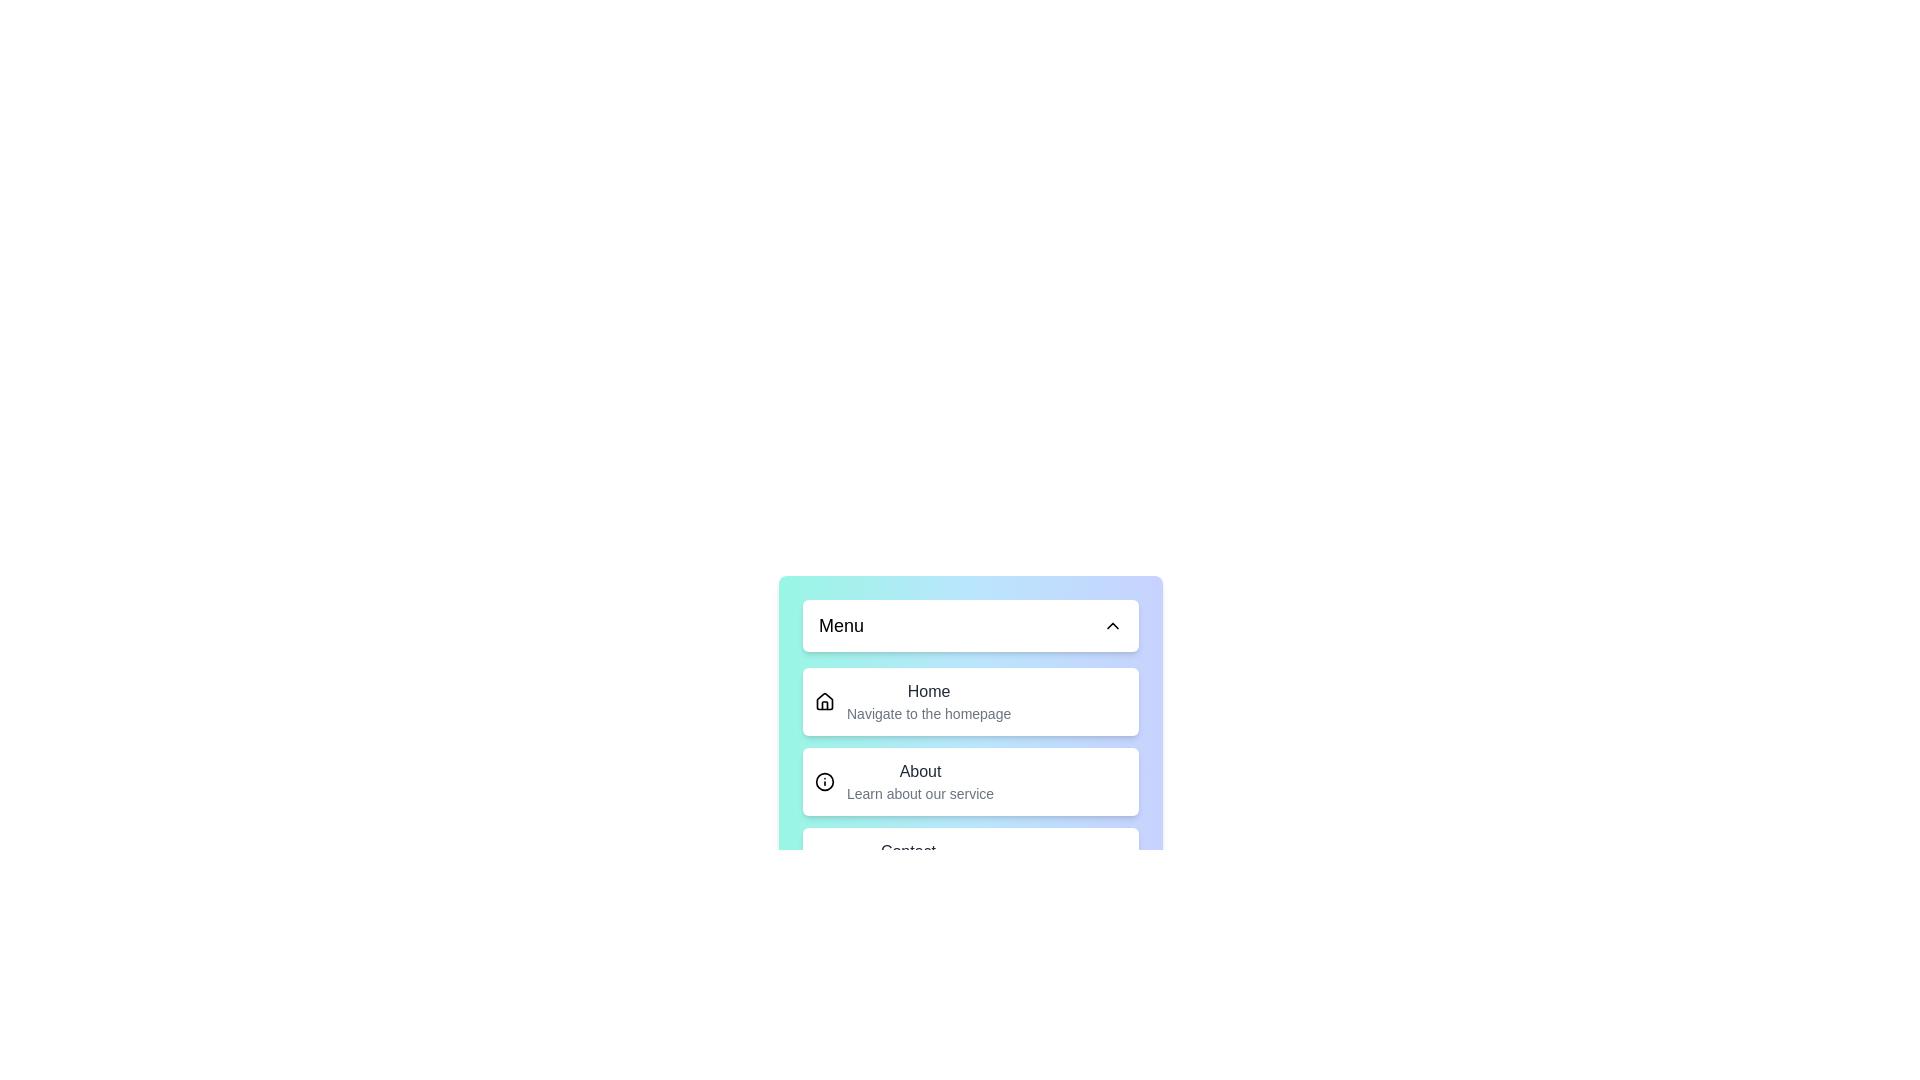 Image resolution: width=1920 pixels, height=1080 pixels. Describe the element at coordinates (970, 701) in the screenshot. I see `the menu item Home to navigate` at that location.